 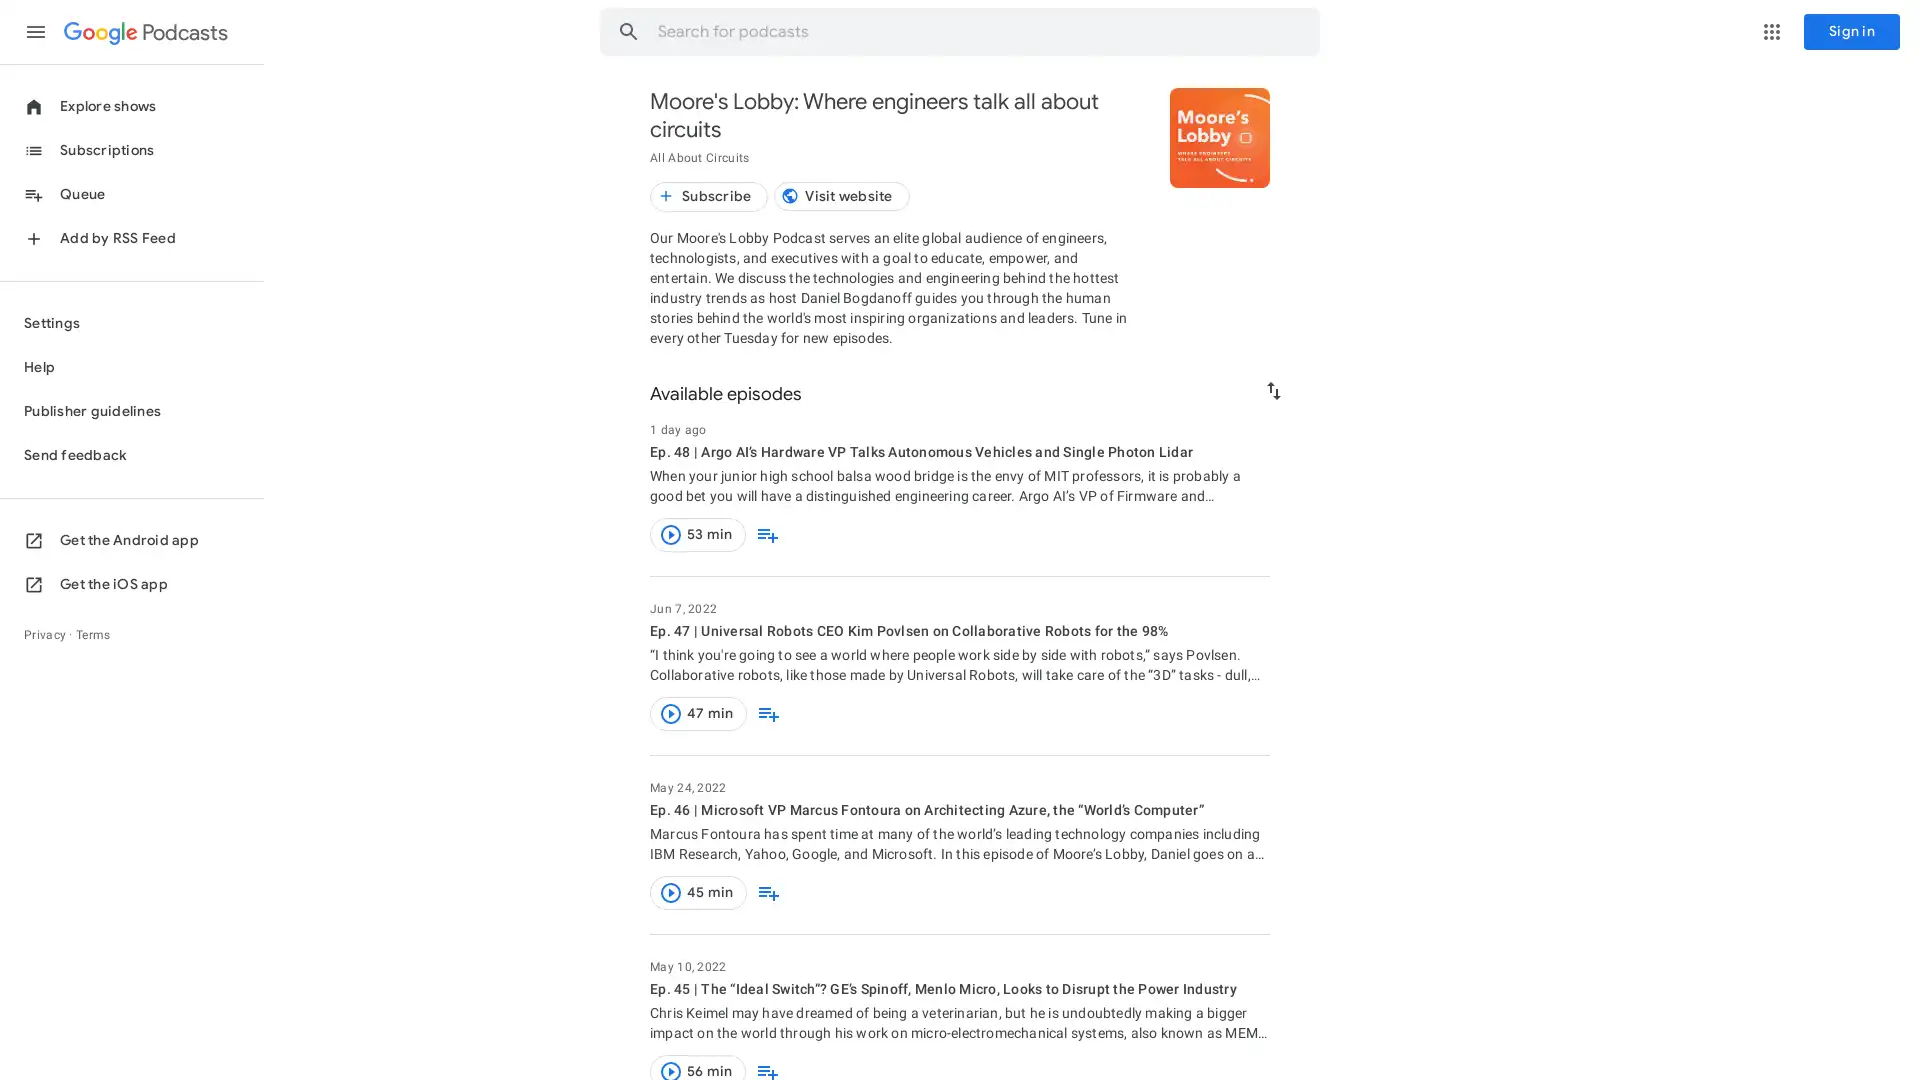 What do you see at coordinates (35, 31) in the screenshot?
I see `Main menu` at bounding box center [35, 31].